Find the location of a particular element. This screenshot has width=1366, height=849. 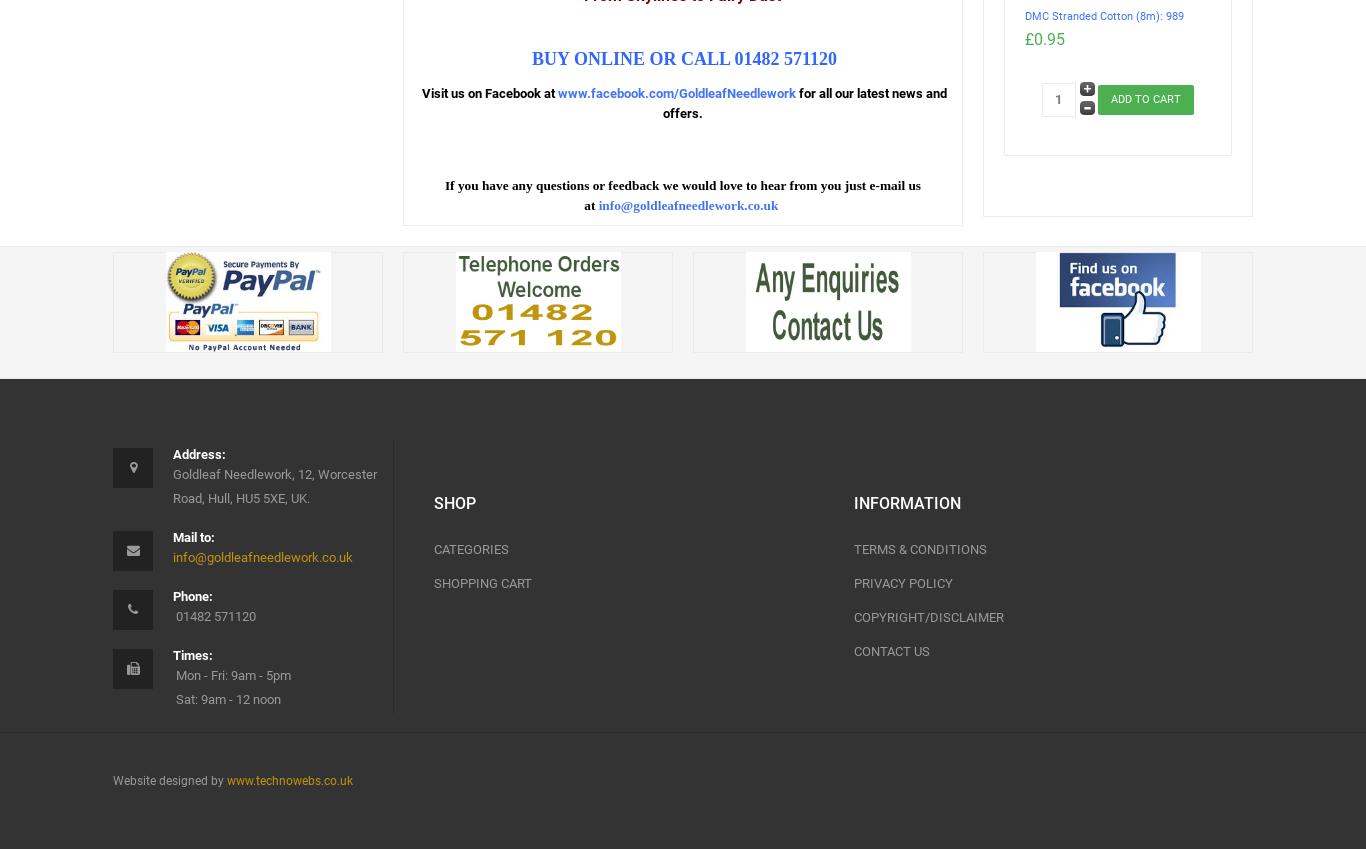

'Website designed by' is located at coordinates (169, 779).